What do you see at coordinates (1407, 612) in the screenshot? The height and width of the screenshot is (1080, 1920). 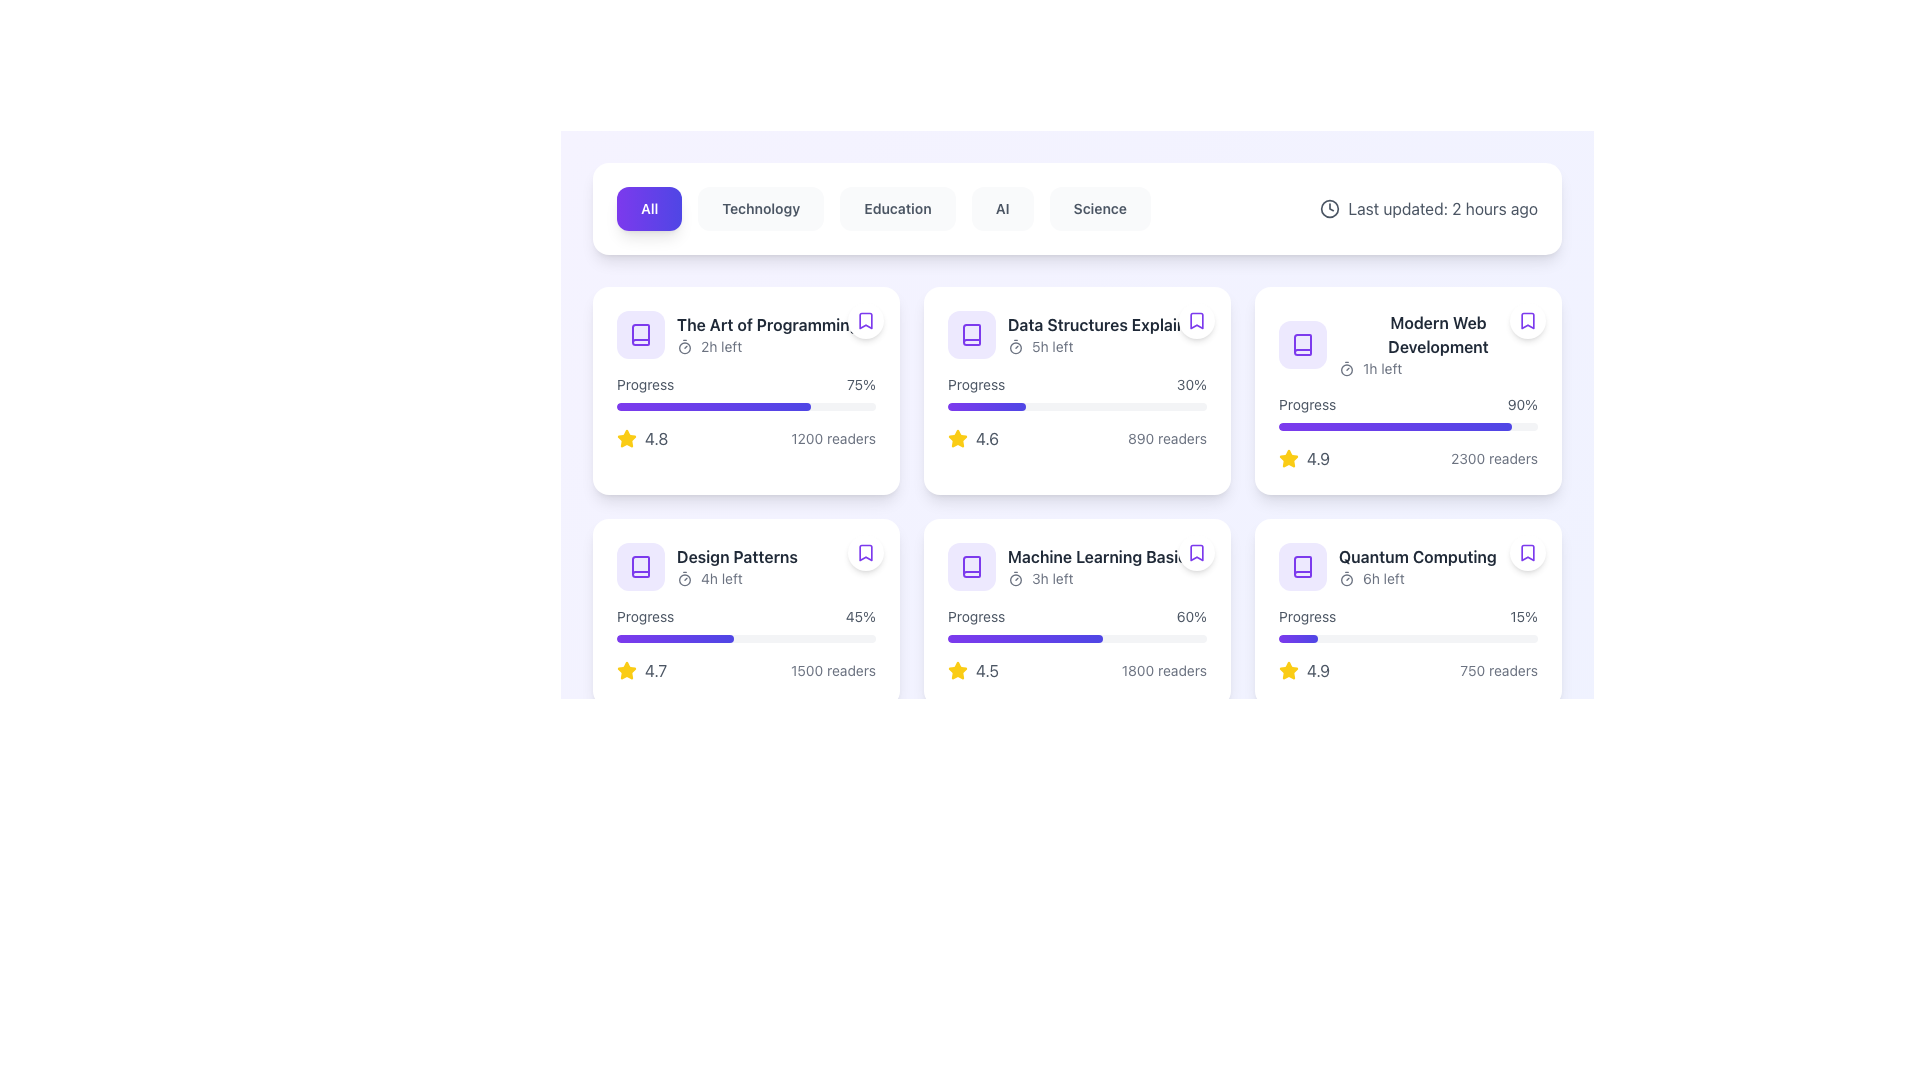 I see `information displayed on the 'Quantum Computing' card, which is the rightmost card in the bottom row of a grid layout` at bounding box center [1407, 612].